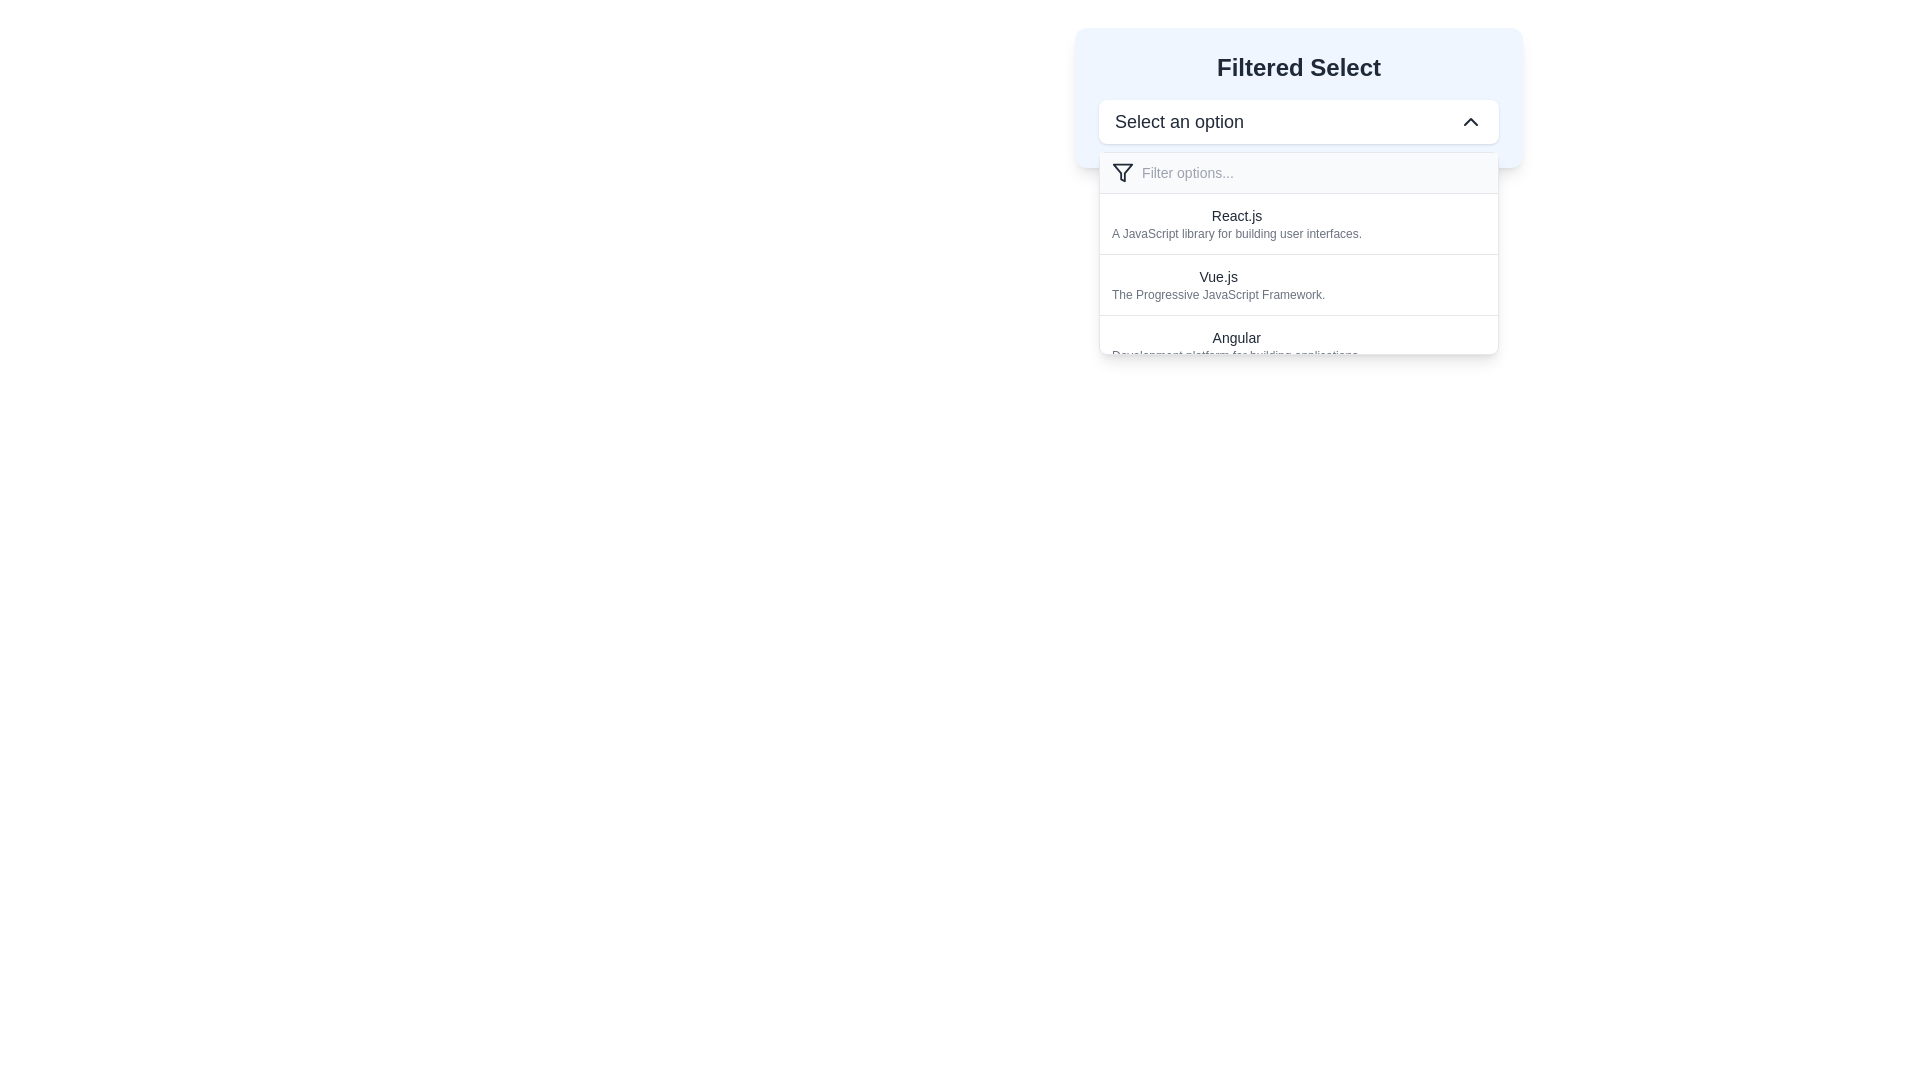 The image size is (1920, 1080). What do you see at coordinates (1123, 172) in the screenshot?
I see `the filter icon represented by a funnel shape, located at the left side of the 'Filter options...' text input box in the dropdown menu` at bounding box center [1123, 172].